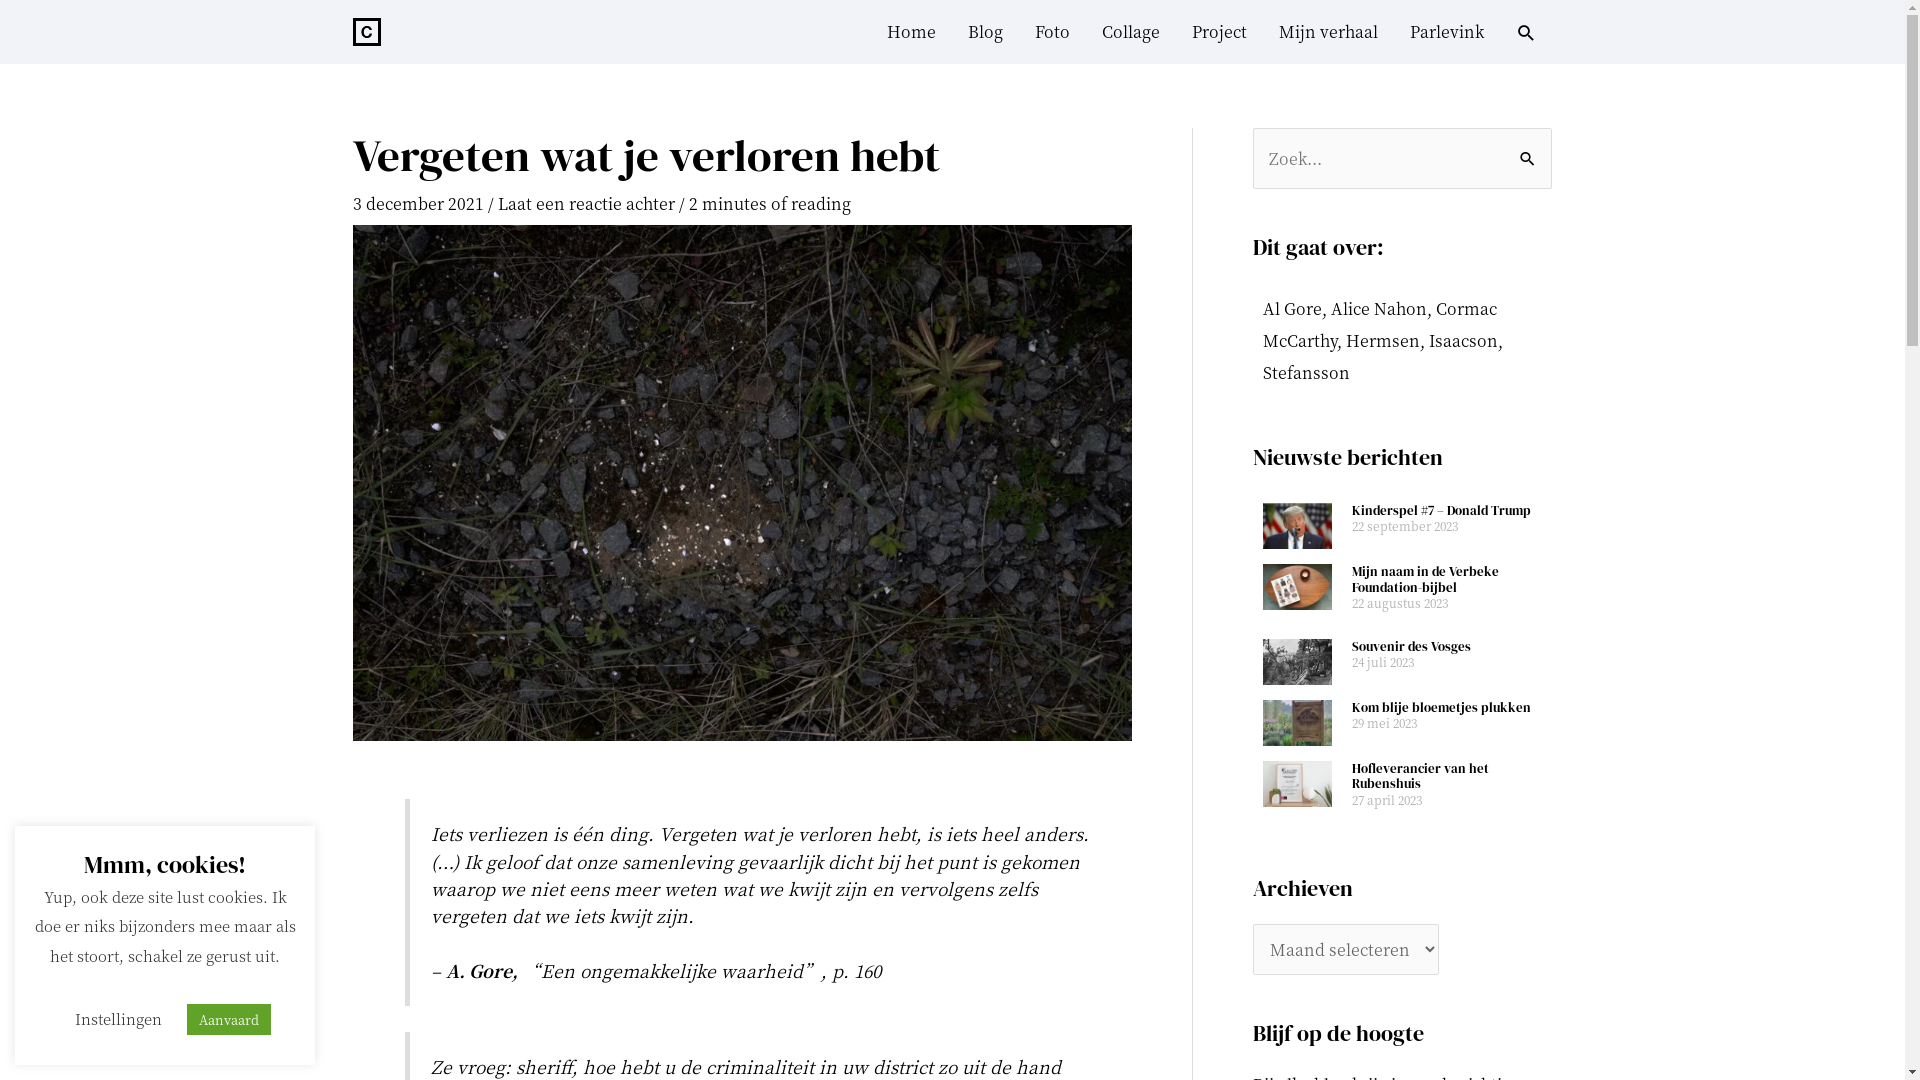  What do you see at coordinates (1424, 579) in the screenshot?
I see `'Mijn naam in de Verbeke Foundation-bijbel'` at bounding box center [1424, 579].